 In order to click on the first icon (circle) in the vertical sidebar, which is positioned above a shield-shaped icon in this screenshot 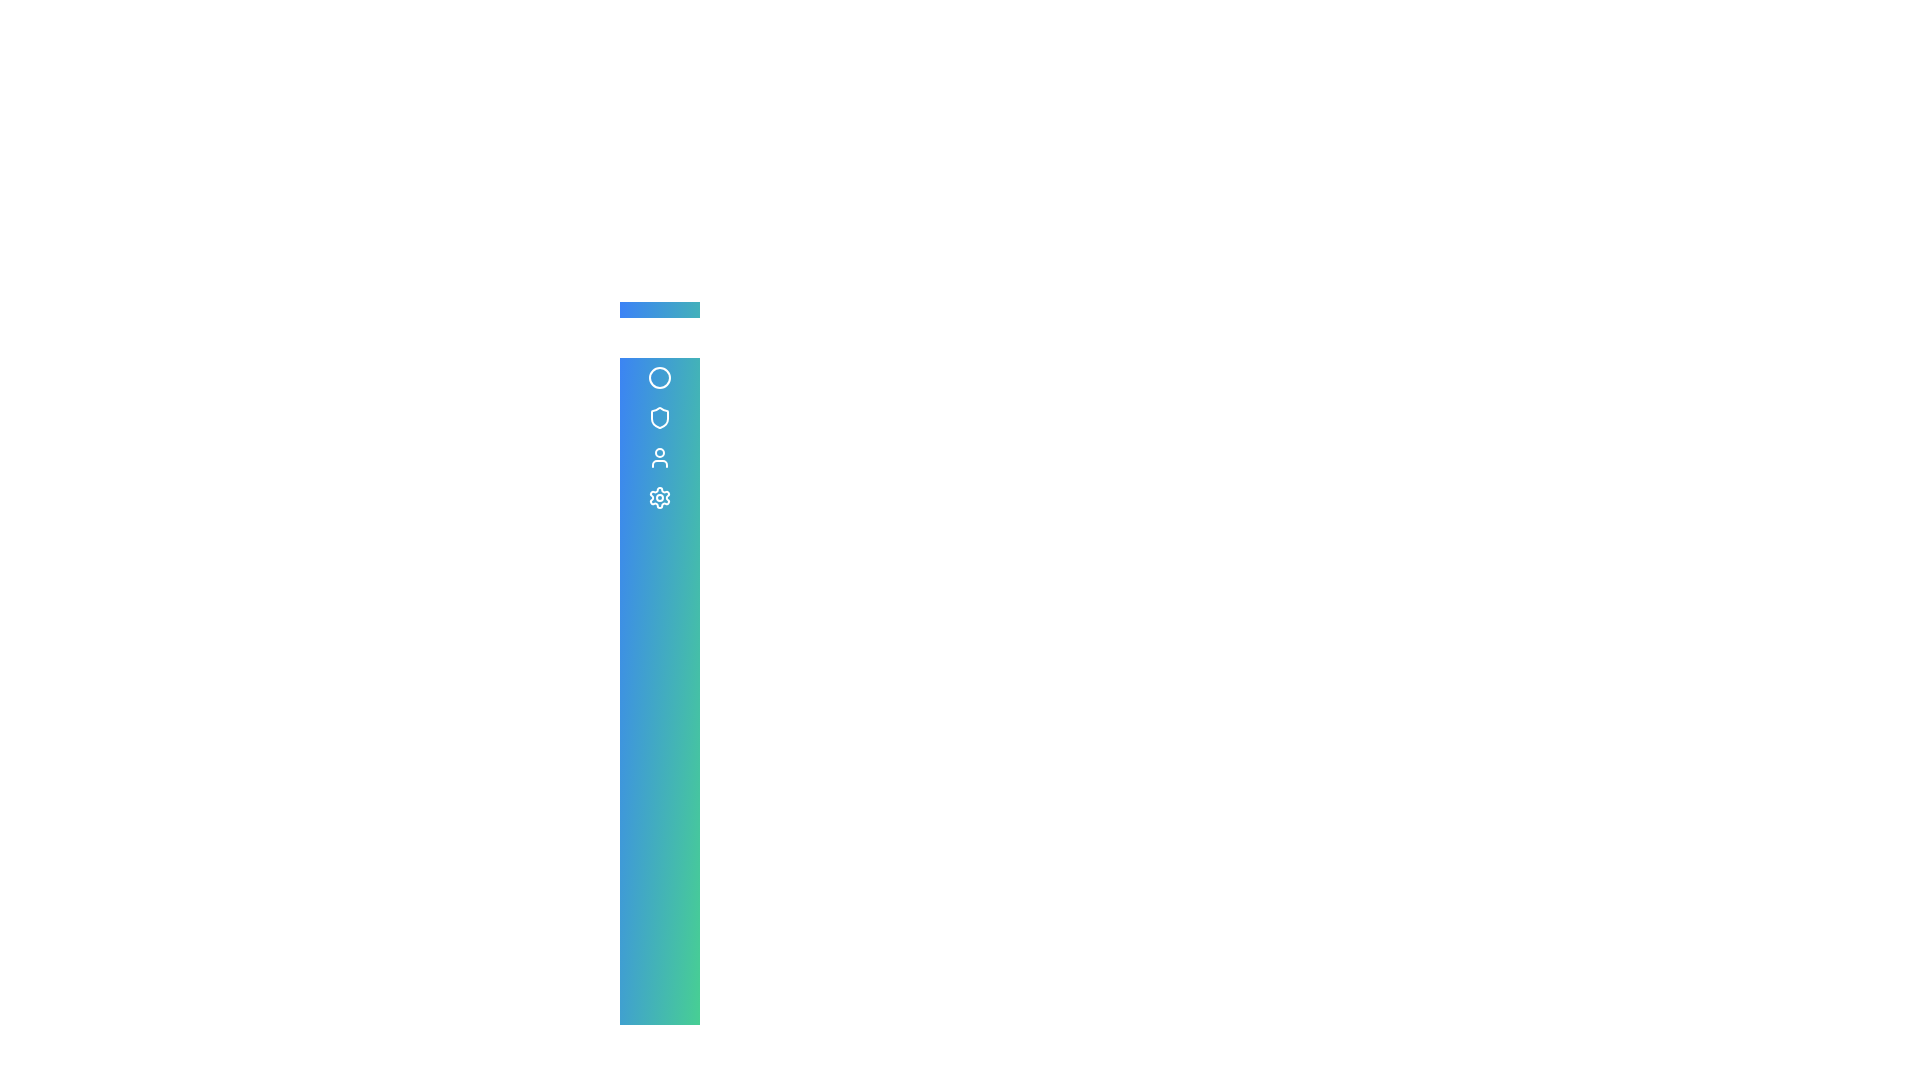, I will do `click(660, 378)`.